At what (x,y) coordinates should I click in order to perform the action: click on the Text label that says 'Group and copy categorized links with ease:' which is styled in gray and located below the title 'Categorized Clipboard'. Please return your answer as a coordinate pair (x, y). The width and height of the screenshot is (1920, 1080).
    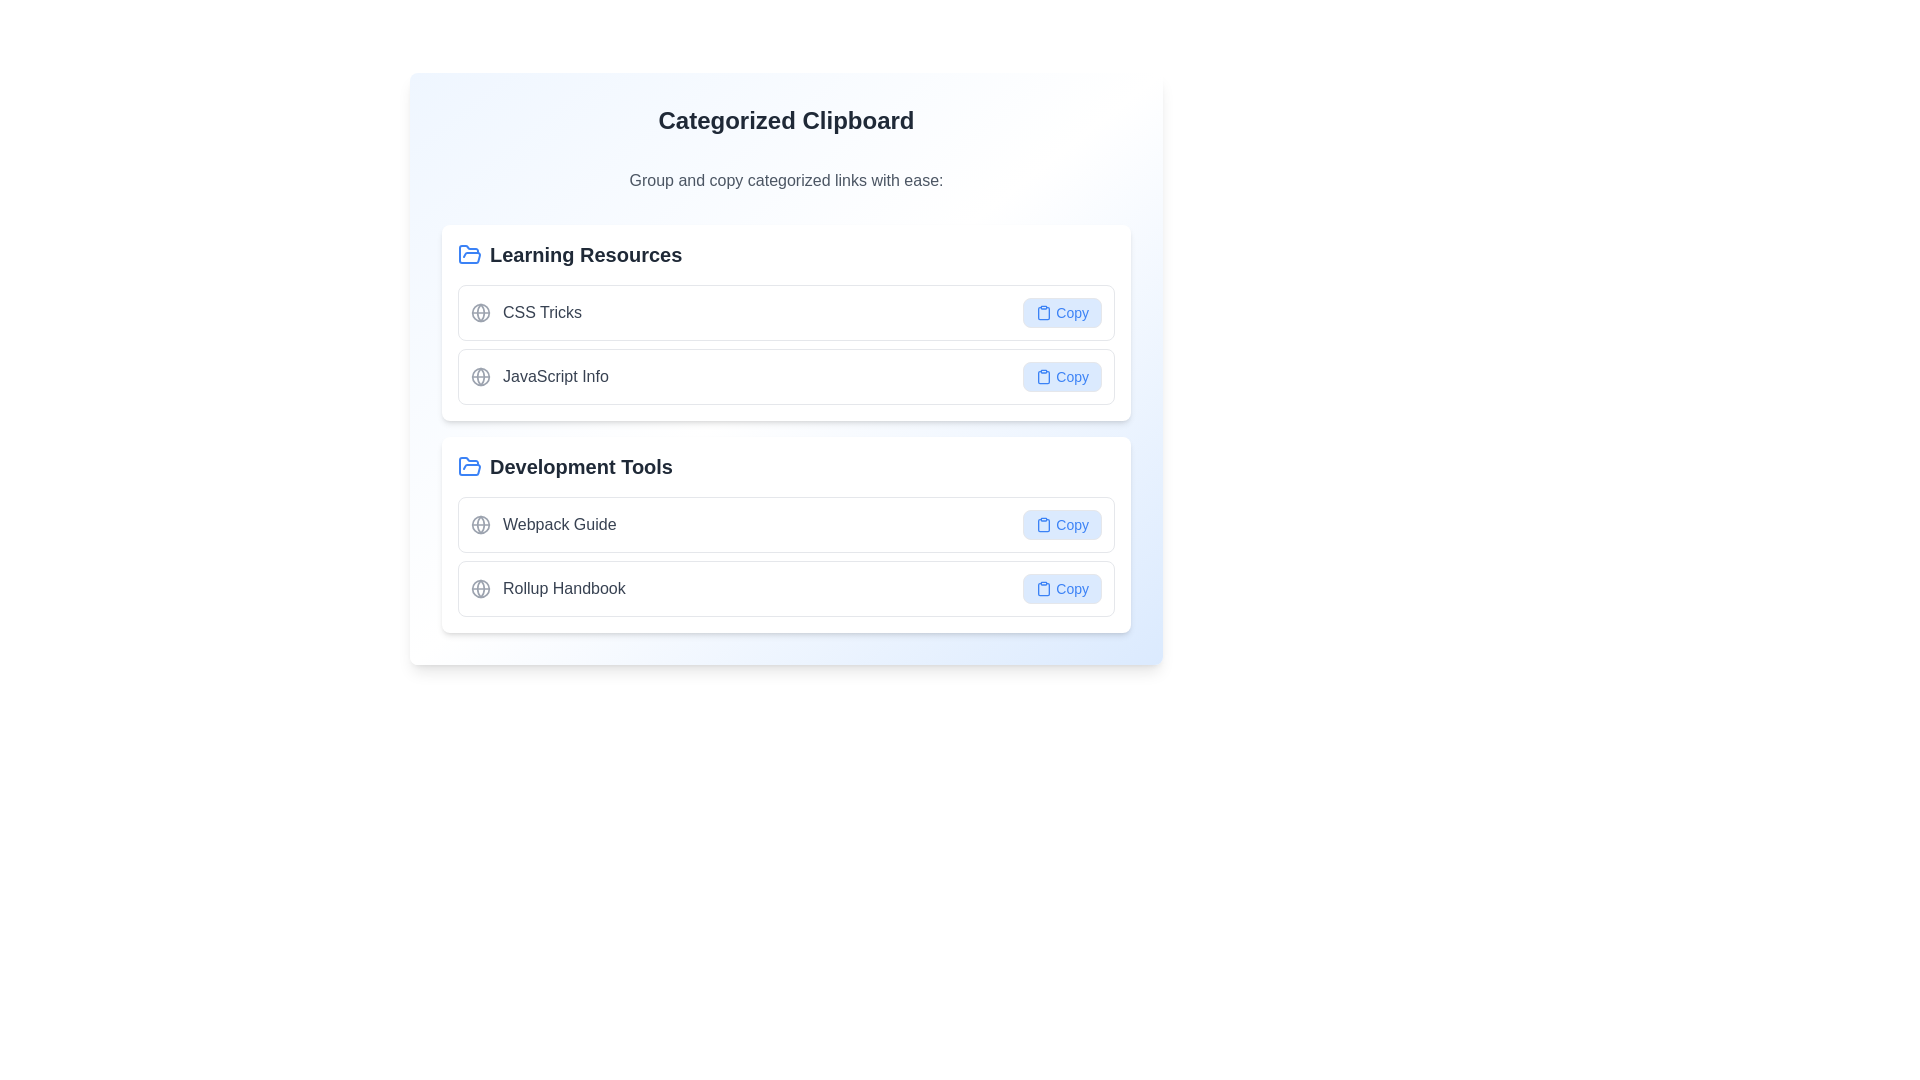
    Looking at the image, I should click on (785, 181).